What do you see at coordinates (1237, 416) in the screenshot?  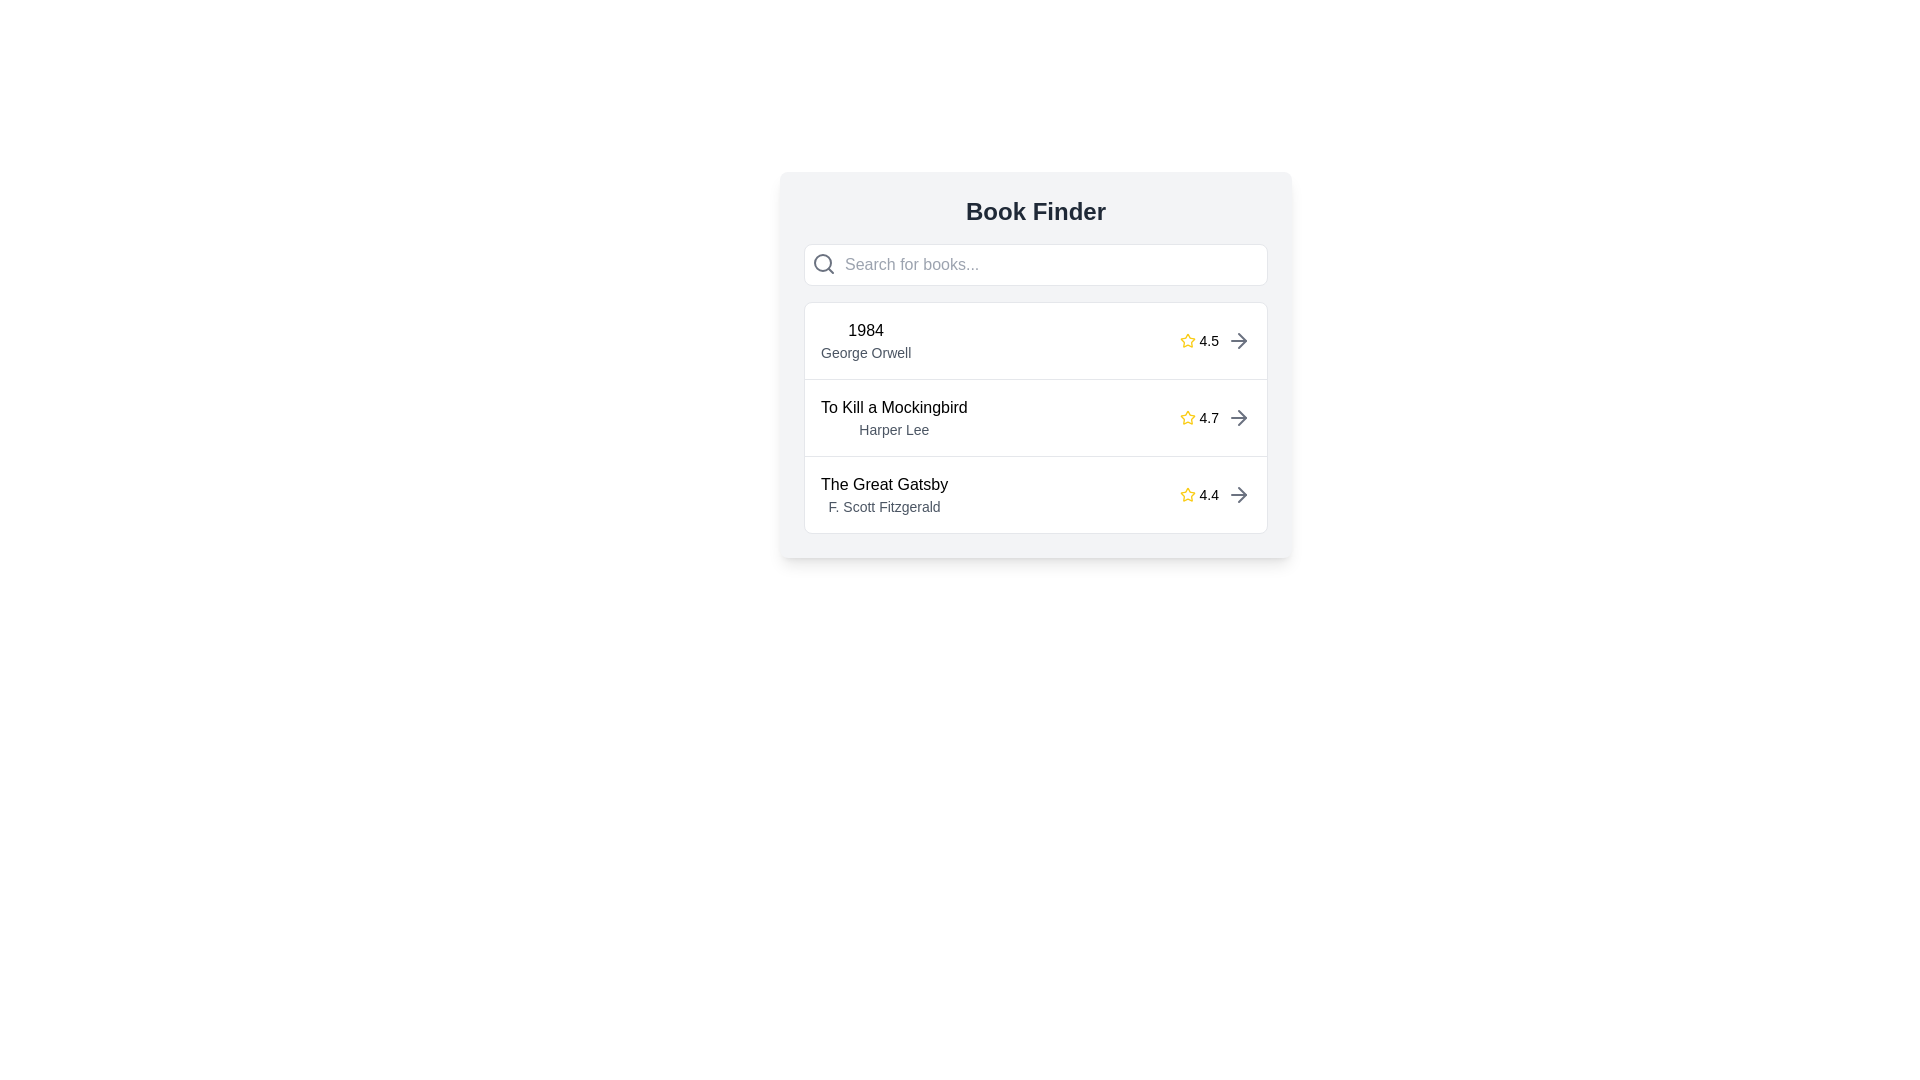 I see `the navigation icon for the book 'To Kill a Mockingbird' located in the second list entry, positioned to the far right next to the rating '4.7'` at bounding box center [1237, 416].